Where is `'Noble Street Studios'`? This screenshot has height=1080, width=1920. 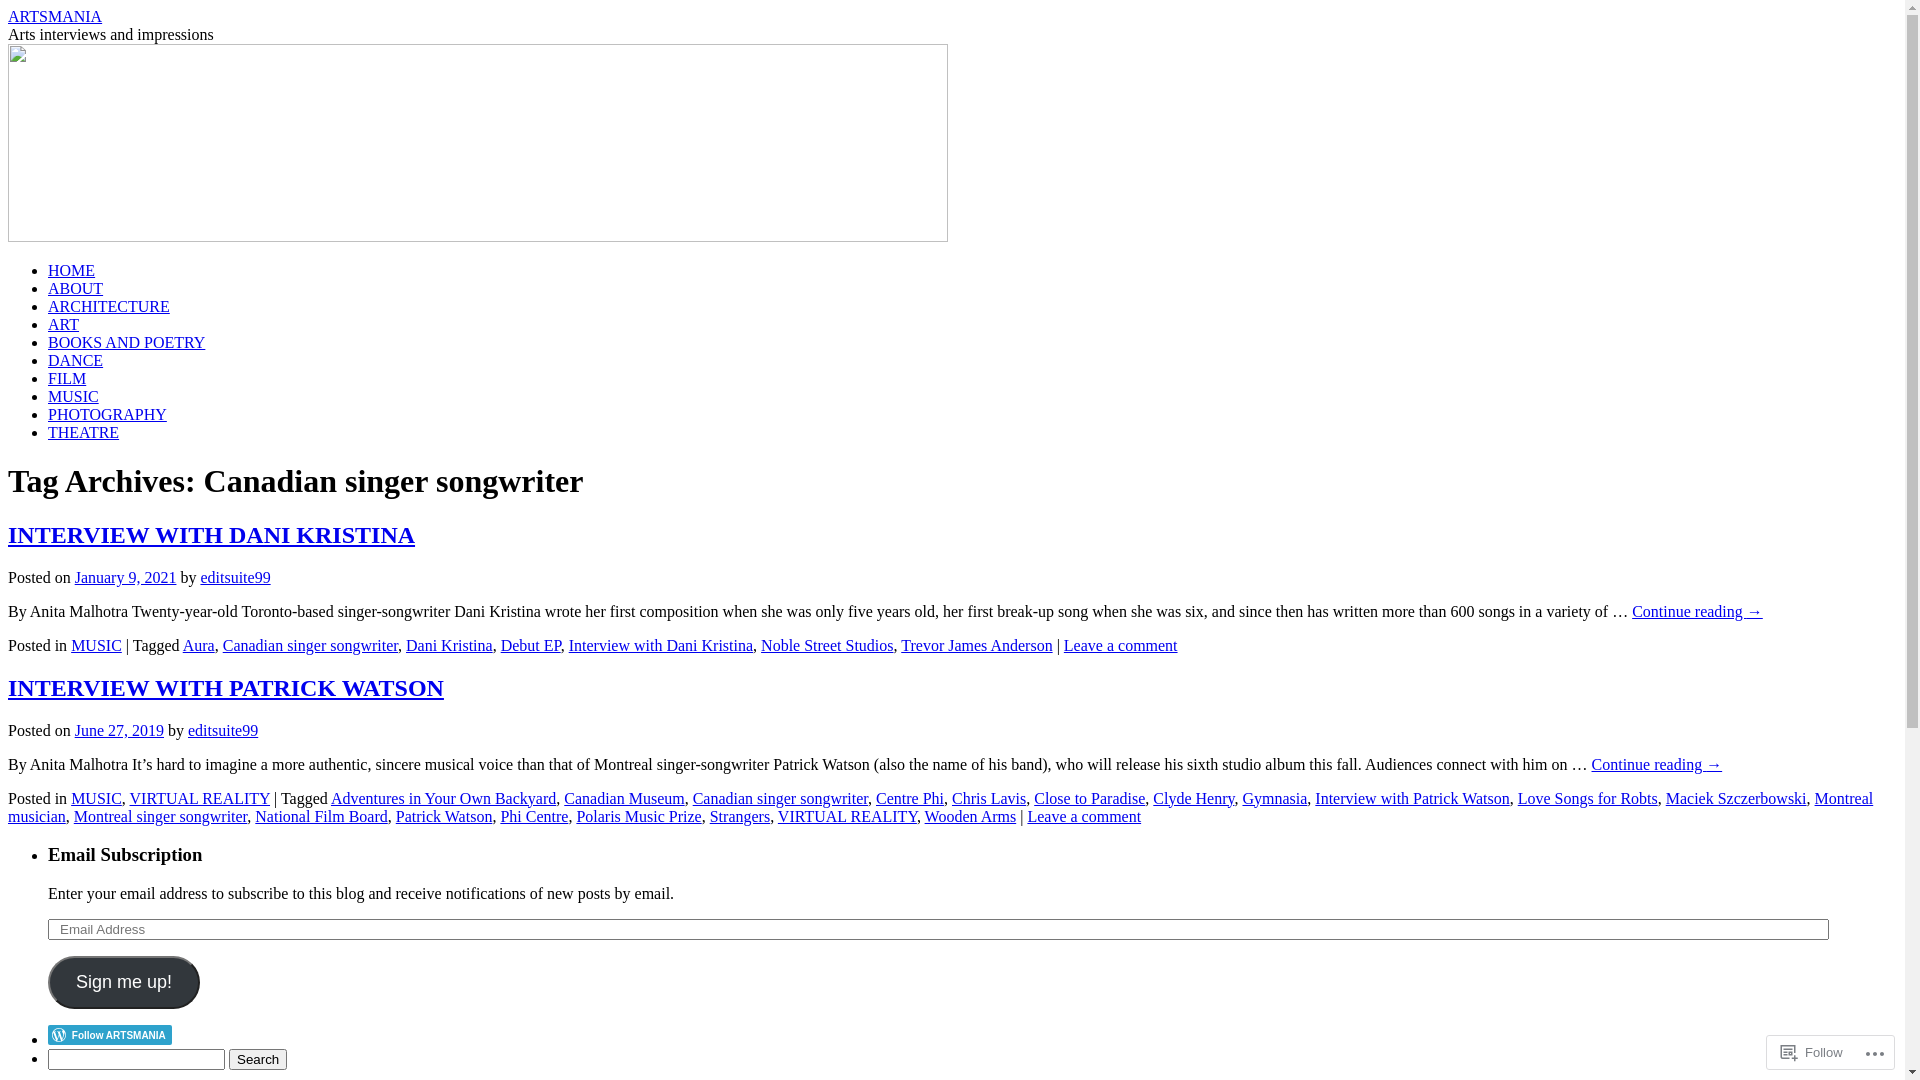 'Noble Street Studios' is located at coordinates (826, 645).